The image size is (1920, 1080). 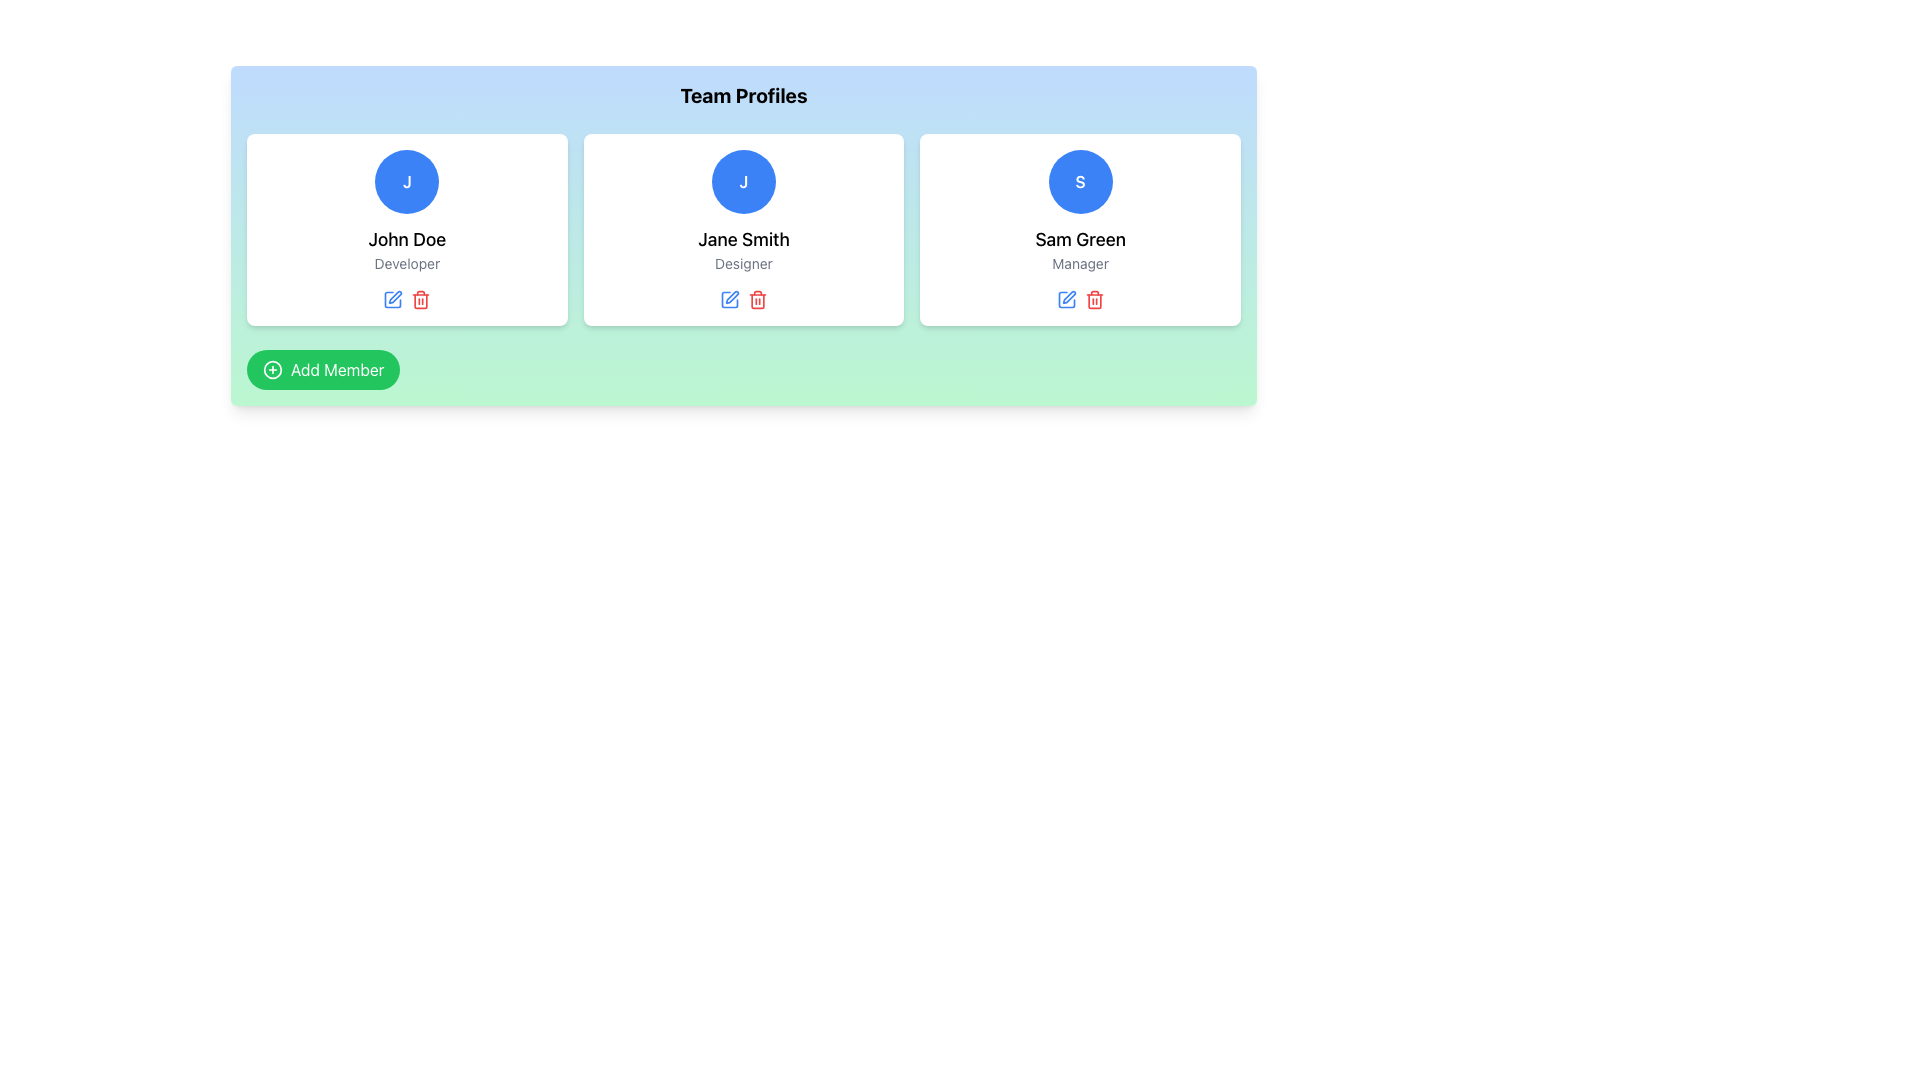 What do you see at coordinates (323, 370) in the screenshot?
I see `the 'Add Member' button by tabbing for keyboard navigation` at bounding box center [323, 370].